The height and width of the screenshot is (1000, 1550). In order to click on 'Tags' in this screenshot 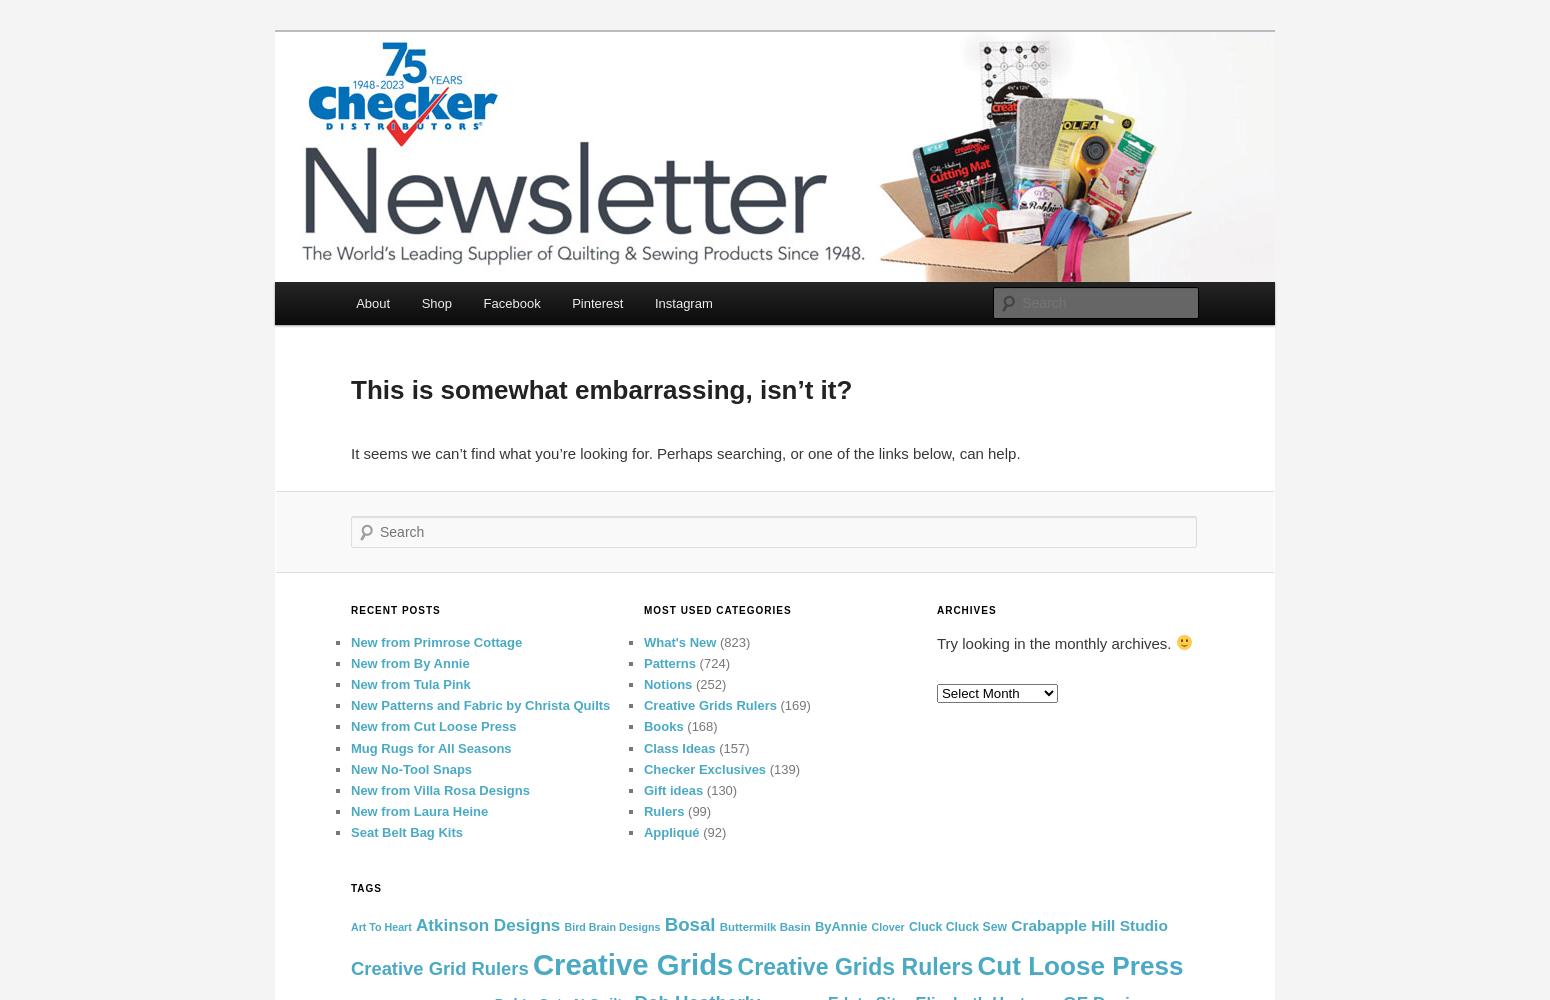, I will do `click(365, 888)`.